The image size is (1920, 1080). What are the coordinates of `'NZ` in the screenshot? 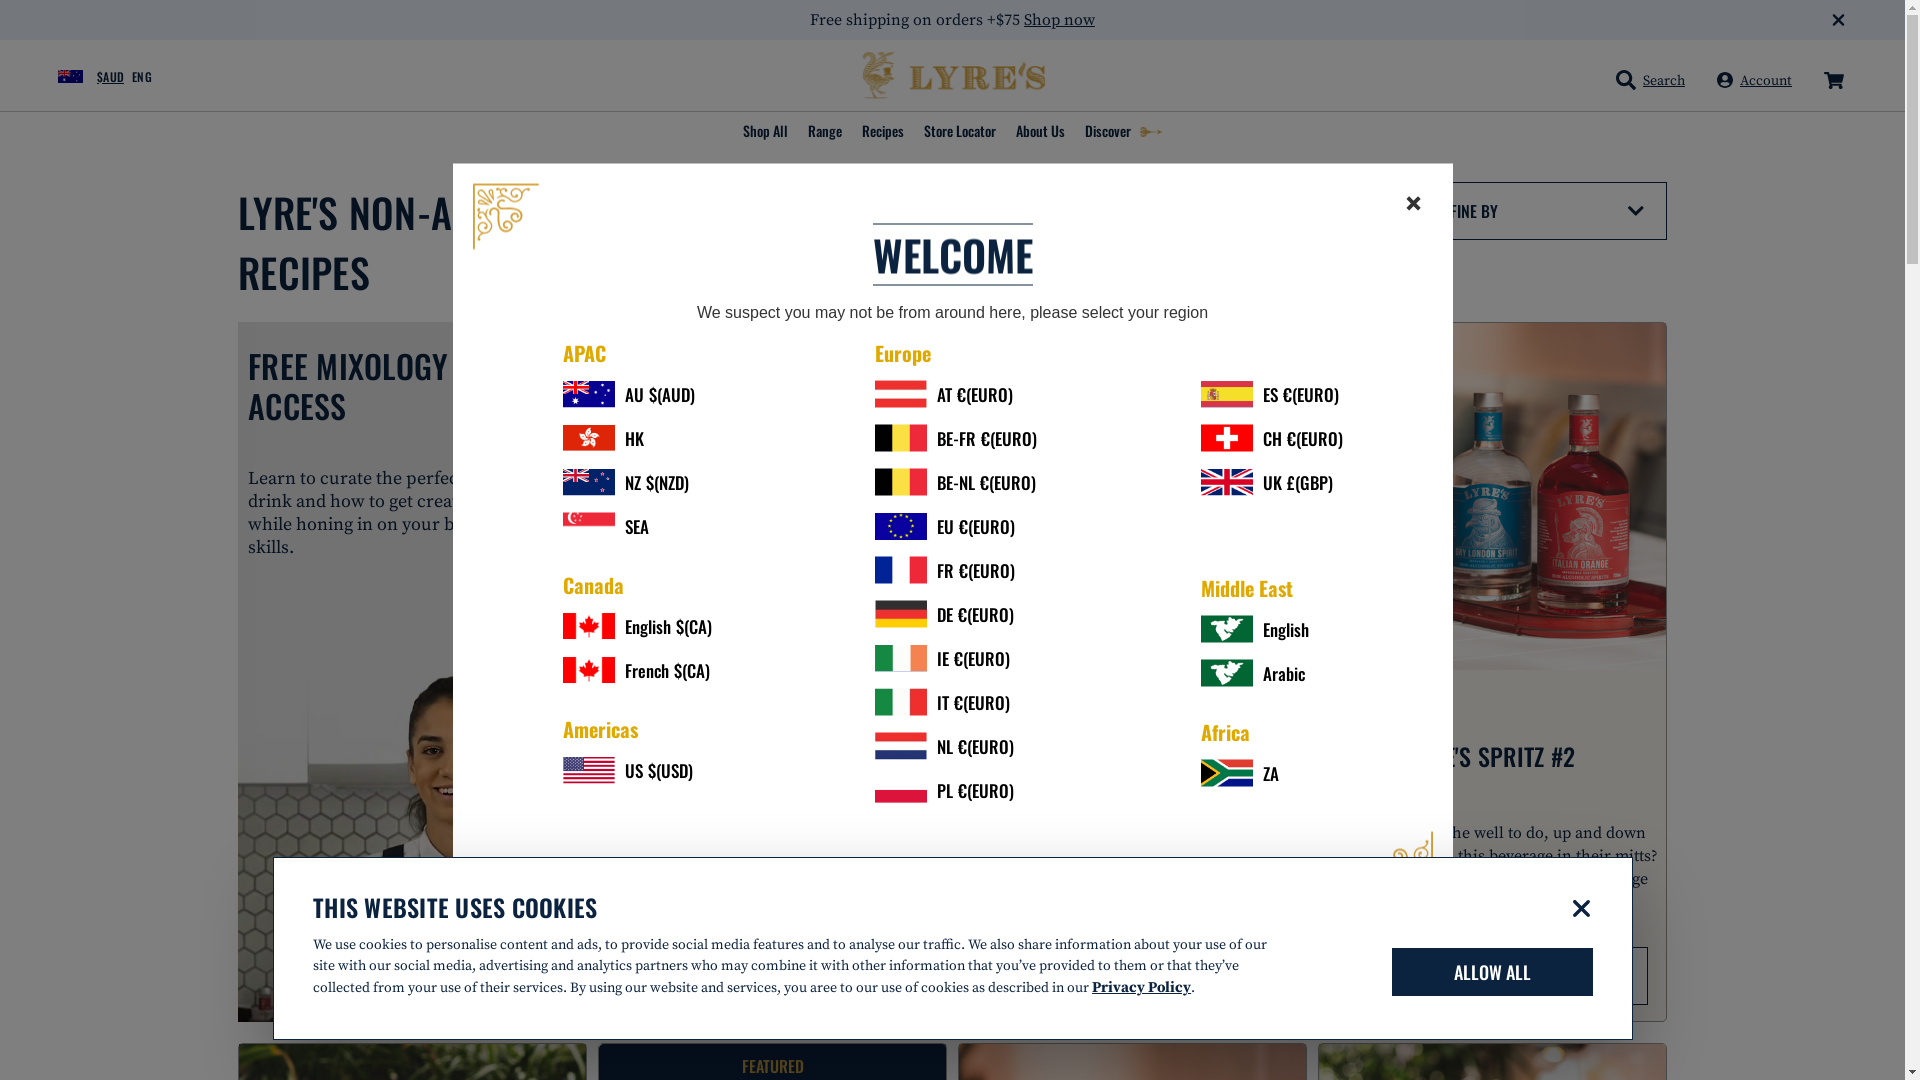 It's located at (635, 481).